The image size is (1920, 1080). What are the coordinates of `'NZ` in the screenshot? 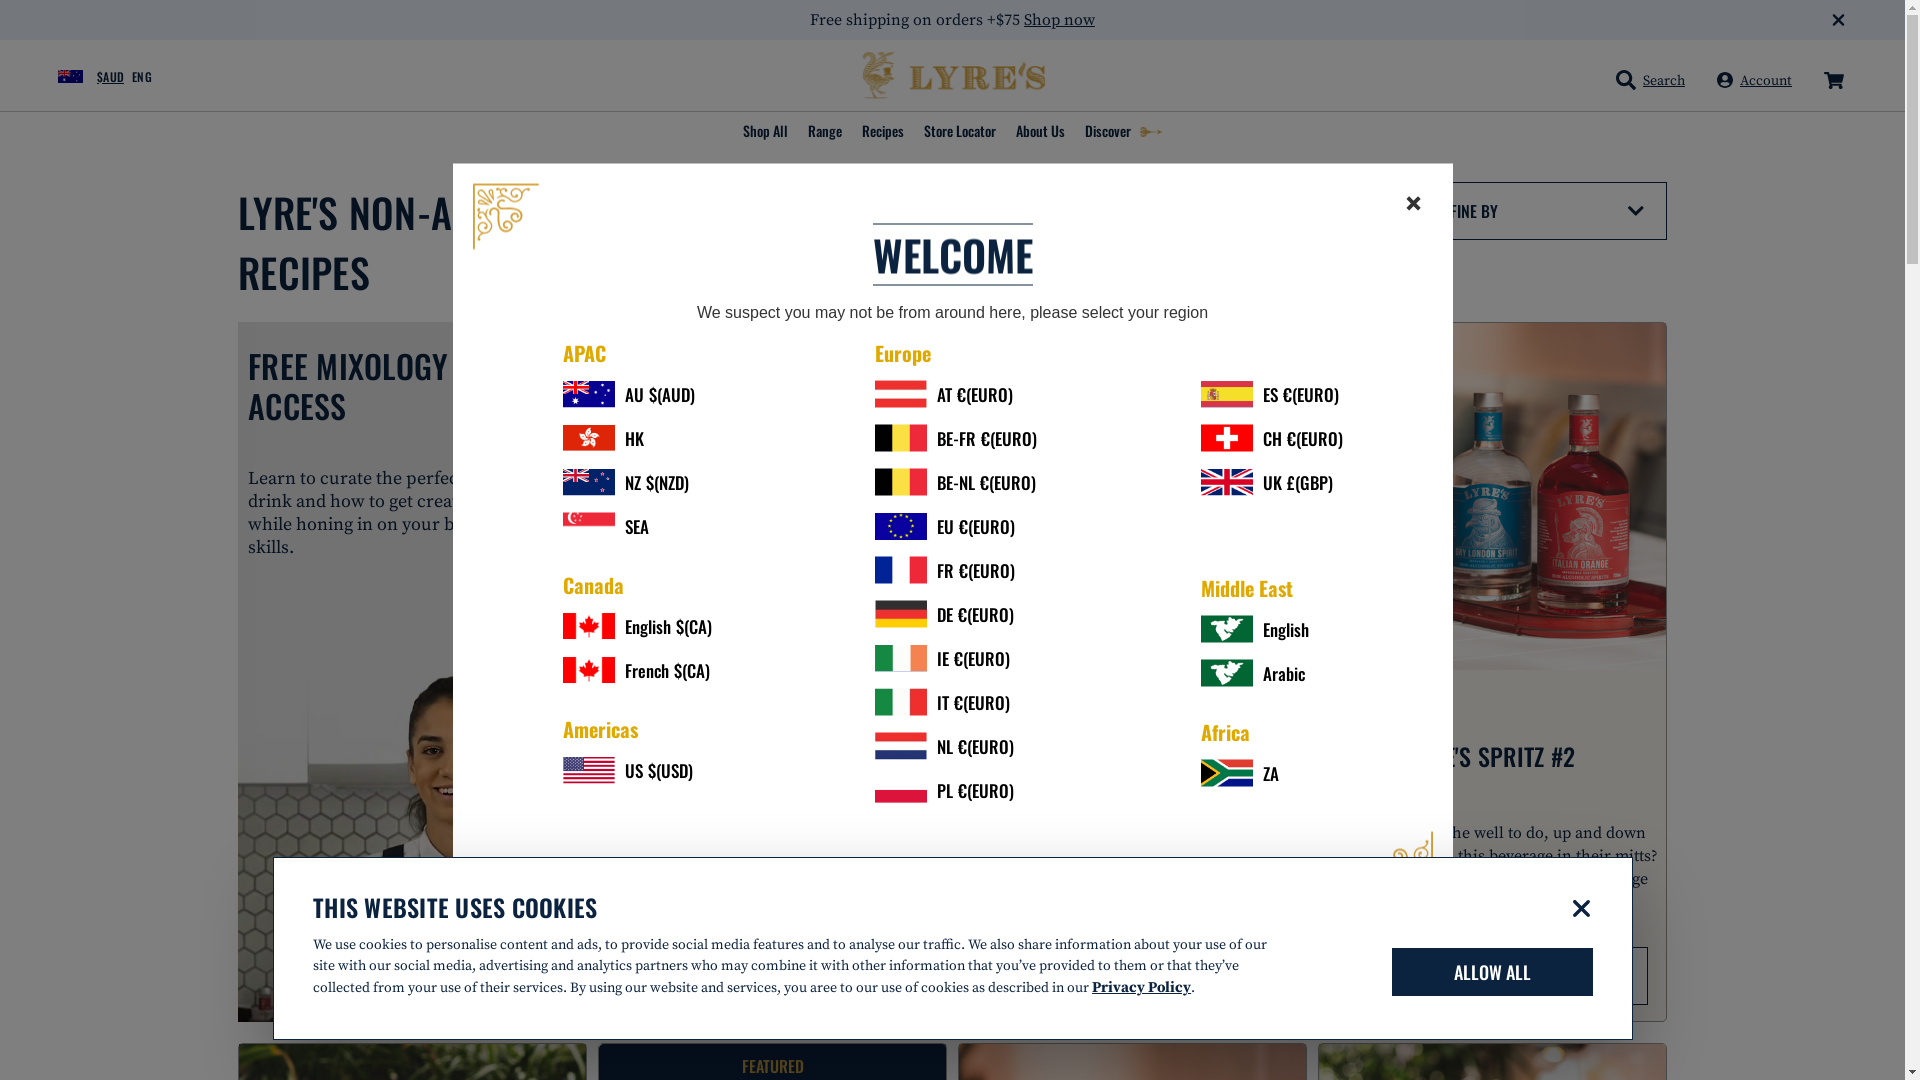 It's located at (635, 481).